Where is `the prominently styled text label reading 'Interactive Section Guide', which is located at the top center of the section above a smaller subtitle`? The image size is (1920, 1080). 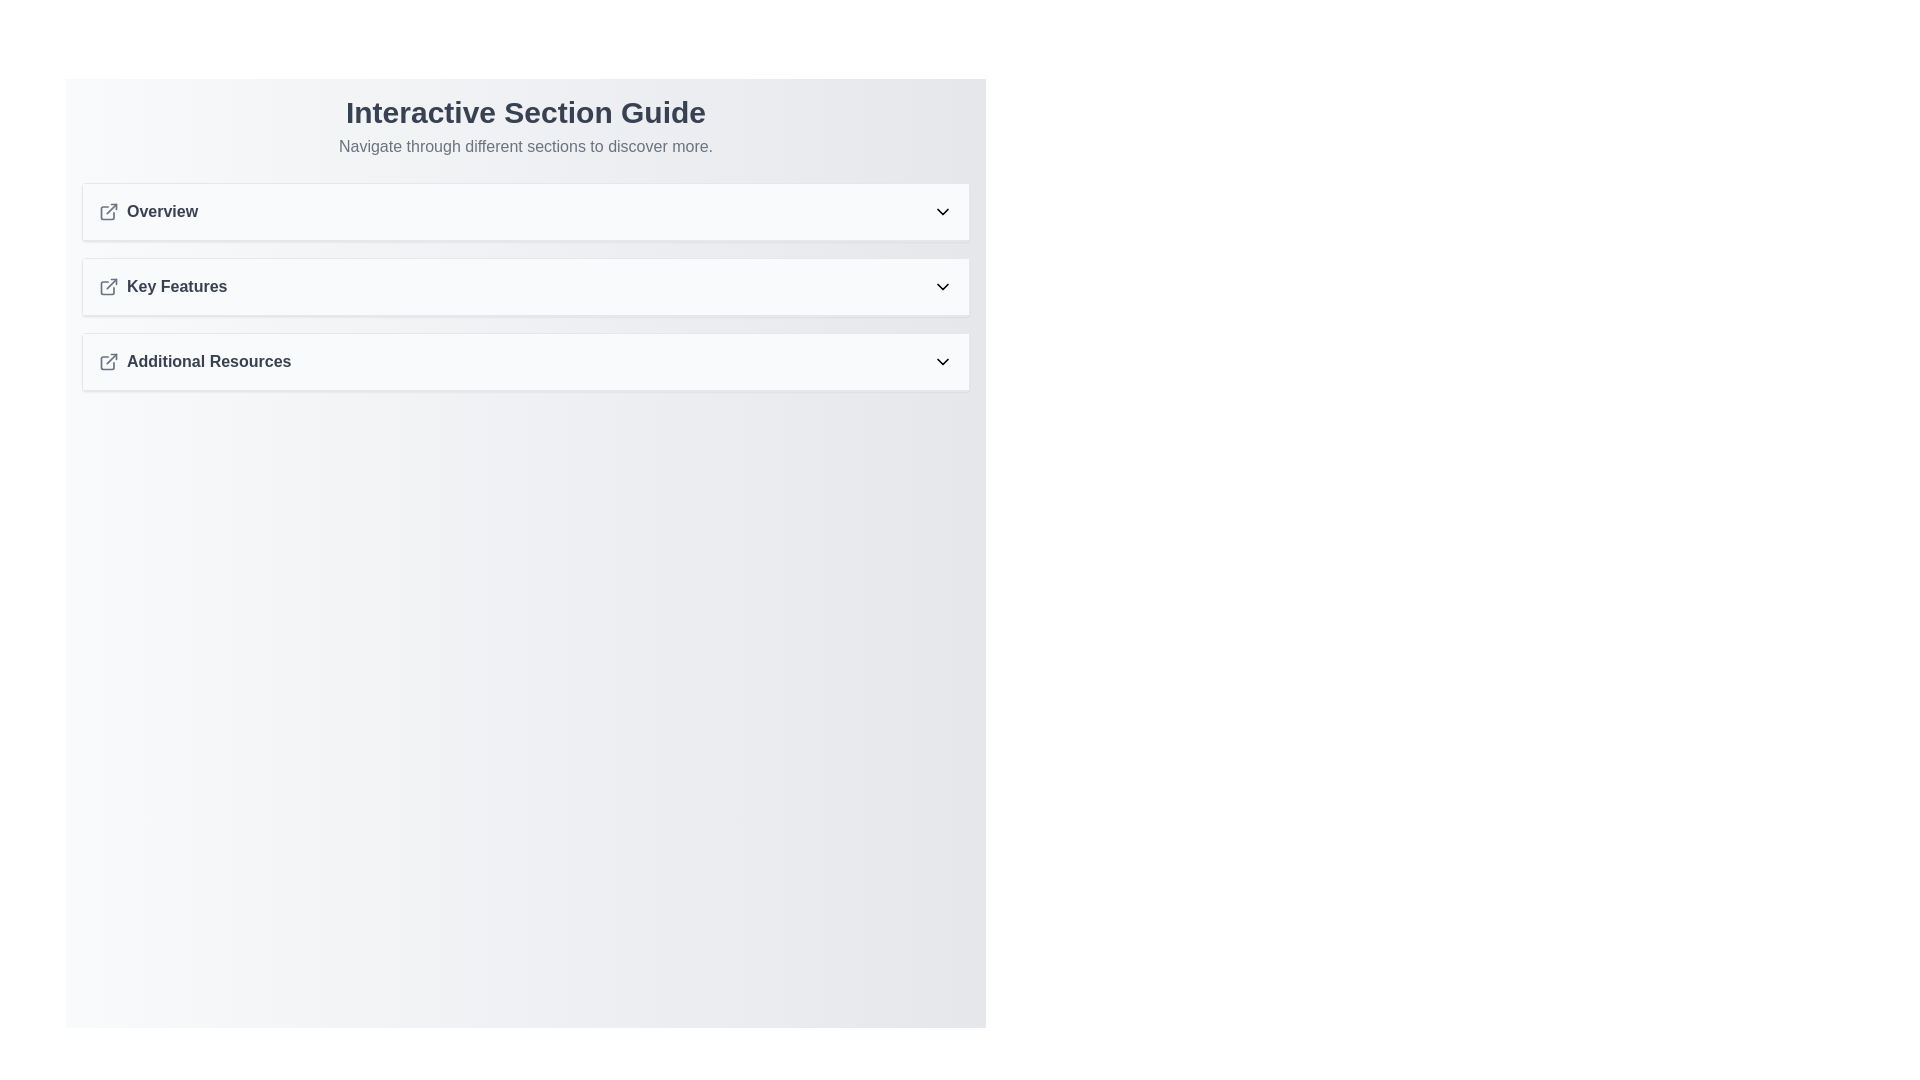 the prominently styled text label reading 'Interactive Section Guide', which is located at the top center of the section above a smaller subtitle is located at coordinates (526, 112).